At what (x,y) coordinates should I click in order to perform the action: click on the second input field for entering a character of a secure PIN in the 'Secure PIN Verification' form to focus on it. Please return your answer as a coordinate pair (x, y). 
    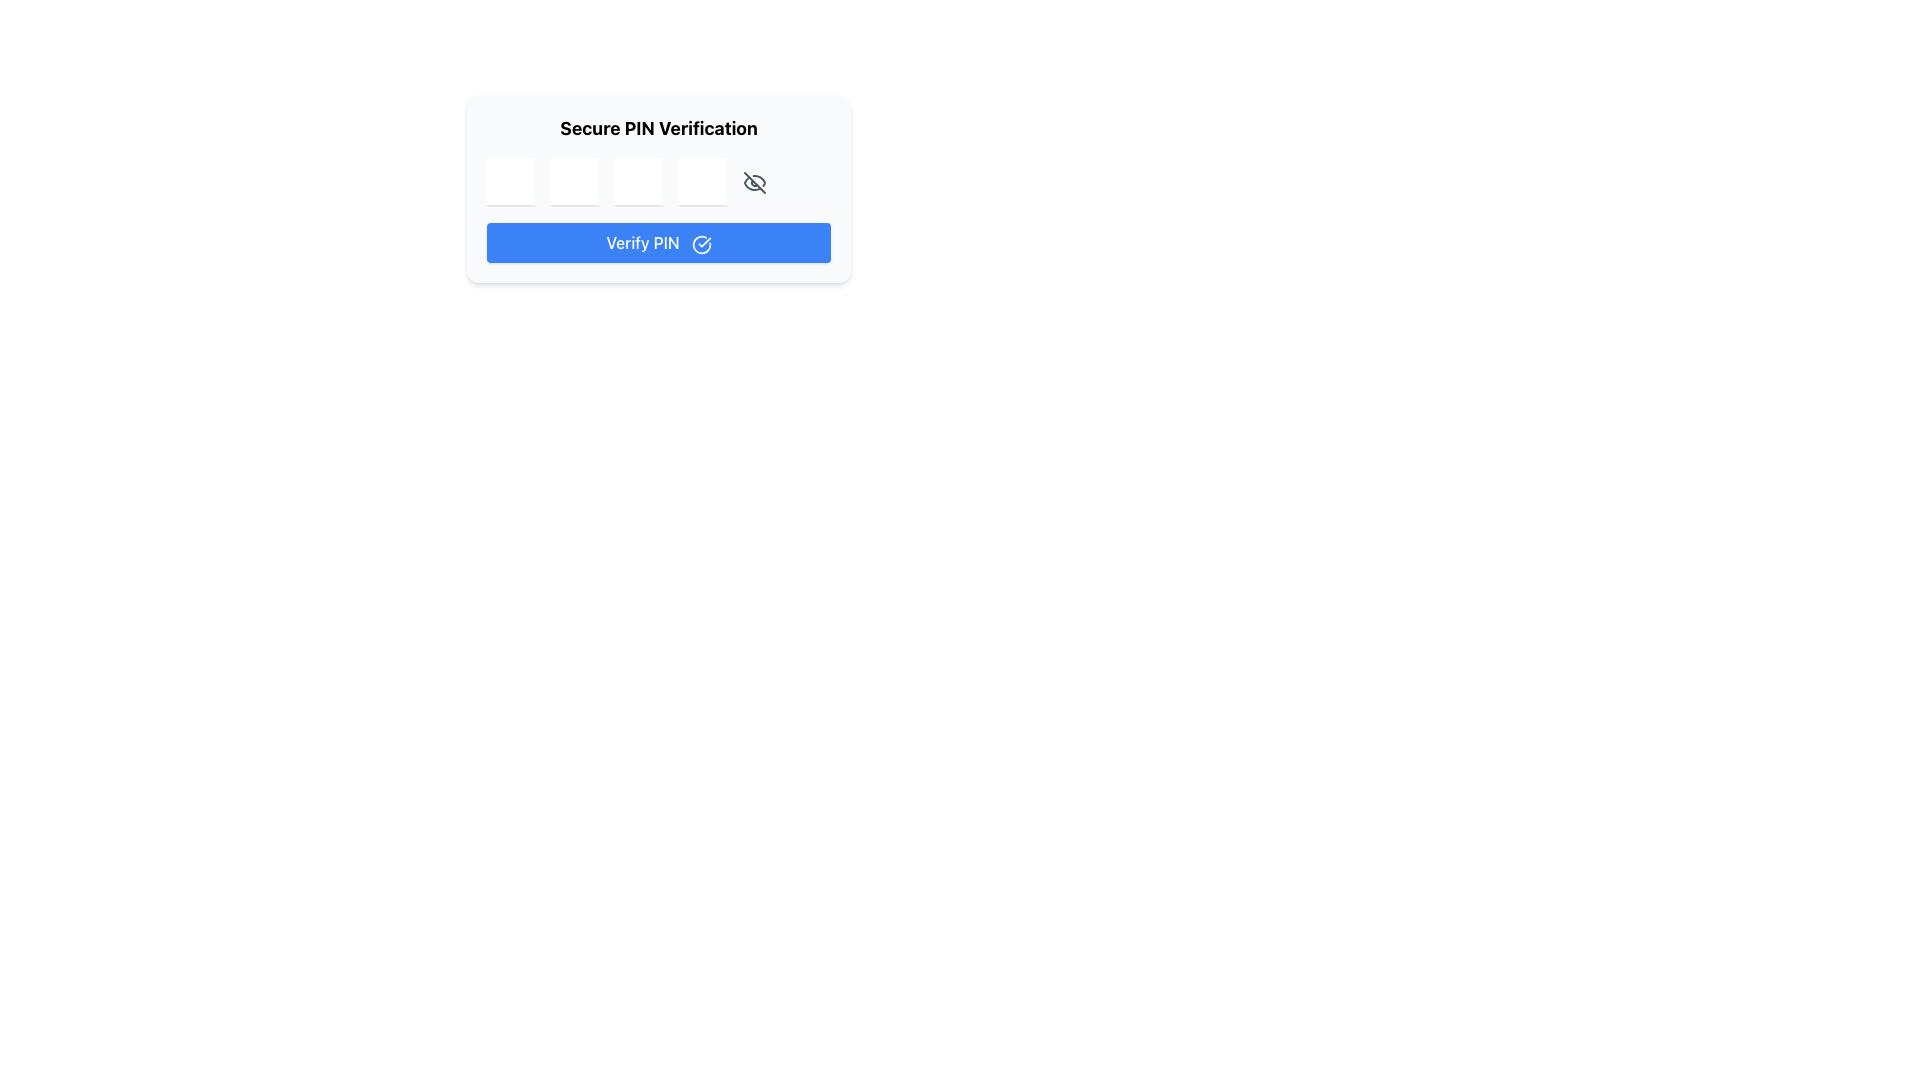
    Looking at the image, I should click on (574, 182).